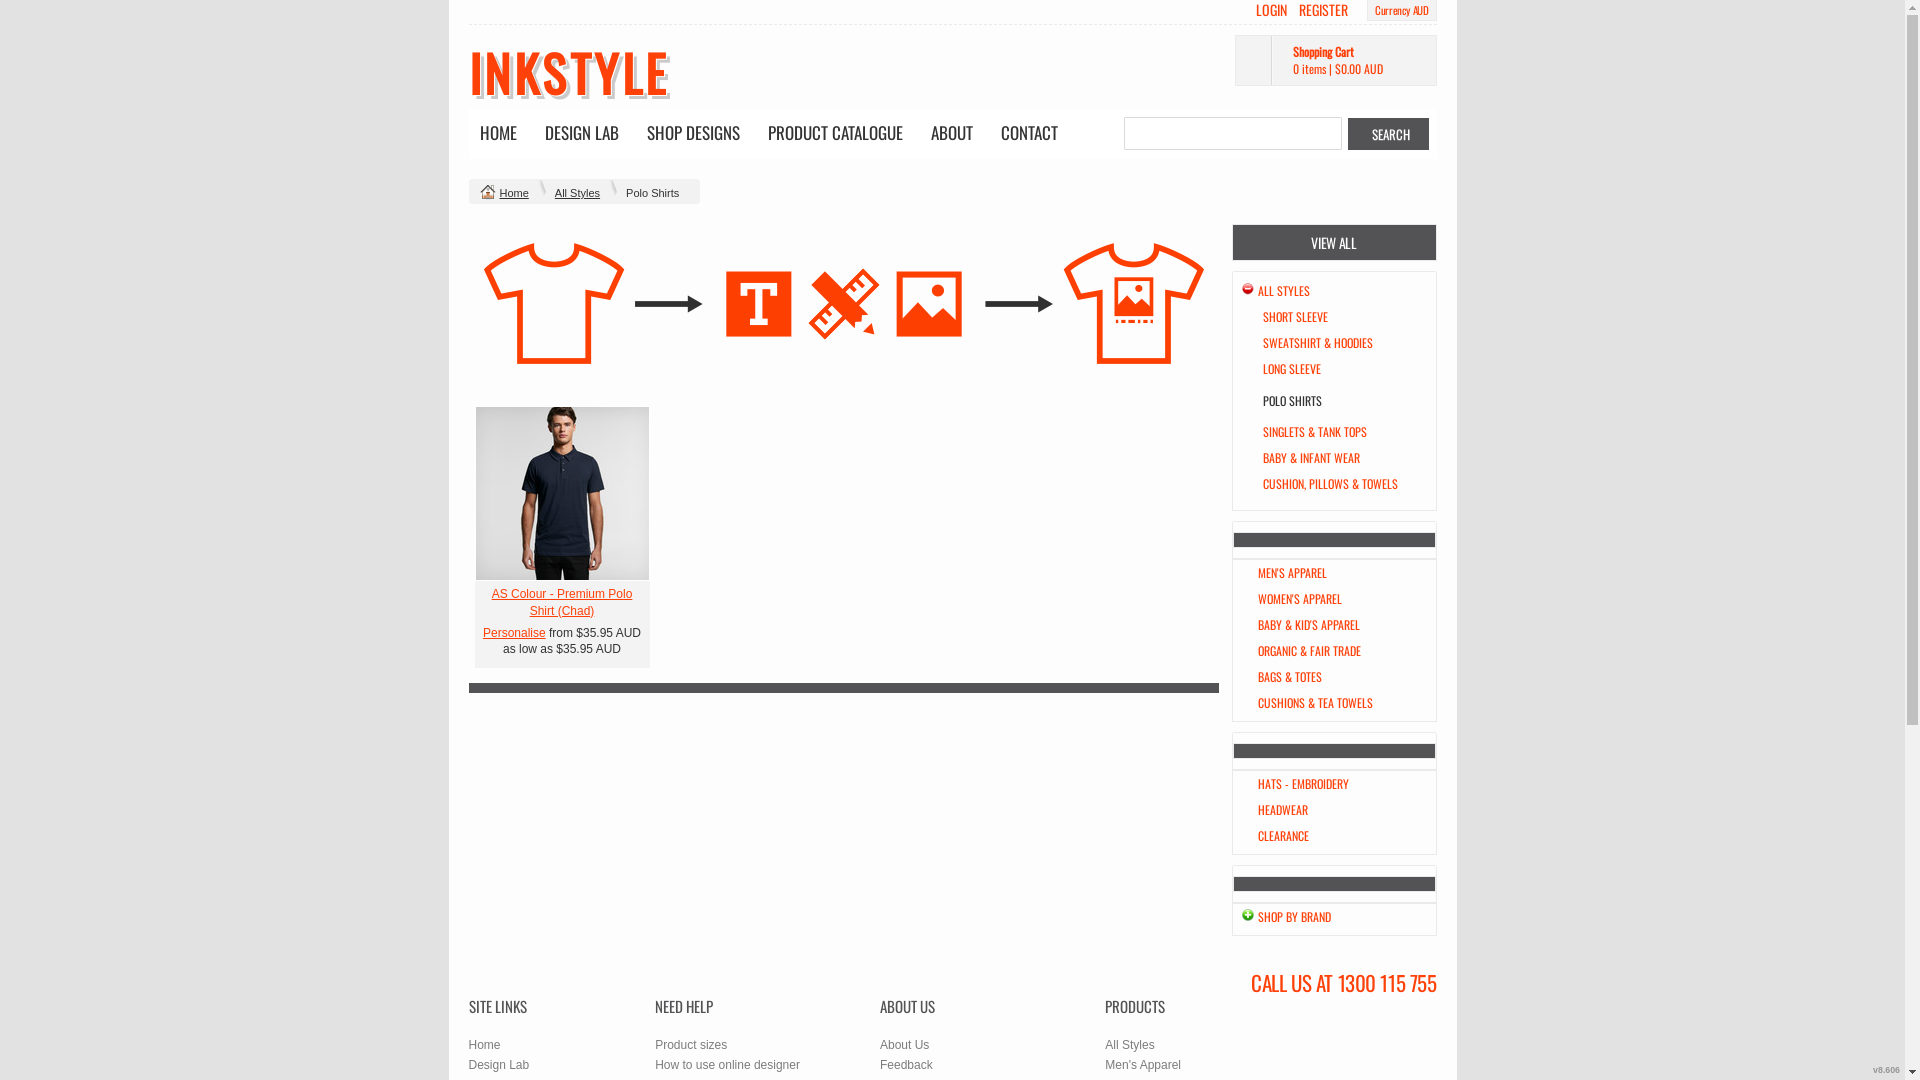 The image size is (1920, 1080). I want to click on 'MEN'S APPAREL', so click(1292, 572).